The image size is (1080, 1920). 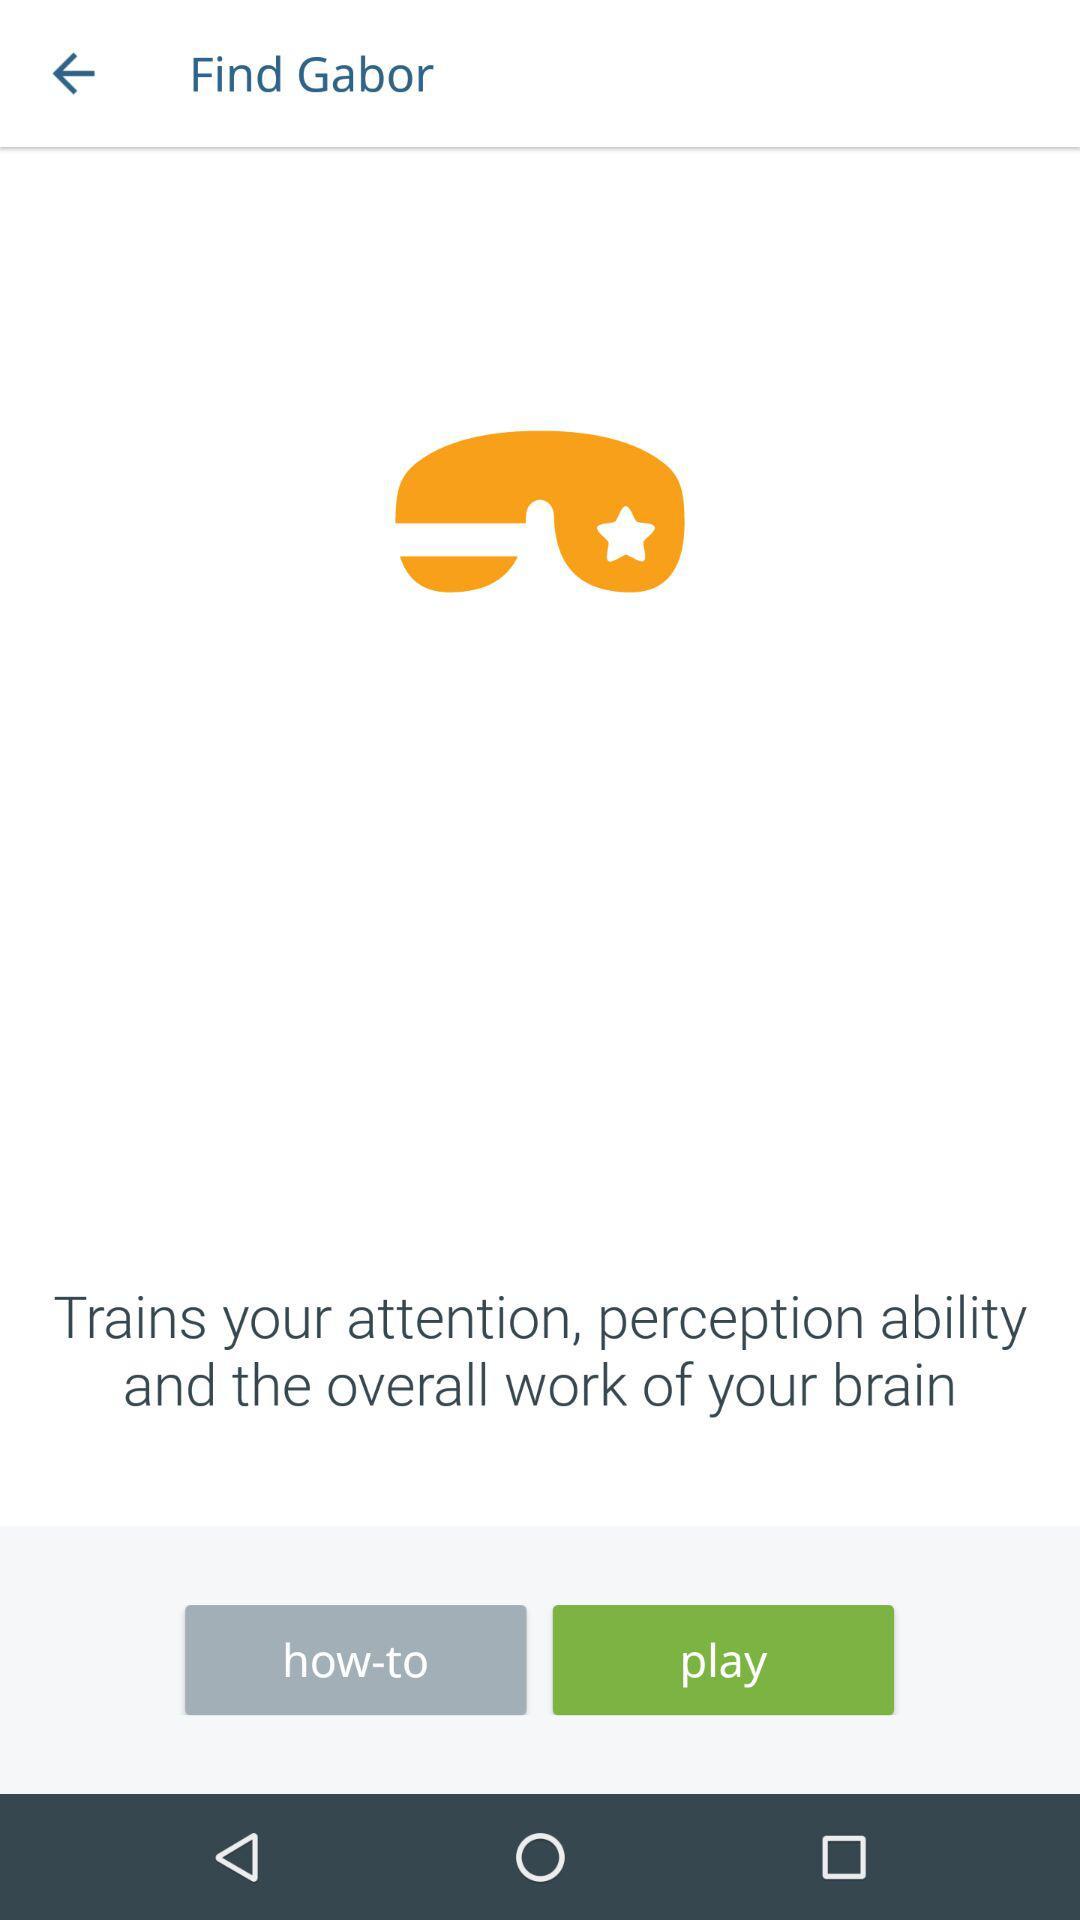 What do you see at coordinates (723, 1660) in the screenshot?
I see `item below the trains your attention` at bounding box center [723, 1660].